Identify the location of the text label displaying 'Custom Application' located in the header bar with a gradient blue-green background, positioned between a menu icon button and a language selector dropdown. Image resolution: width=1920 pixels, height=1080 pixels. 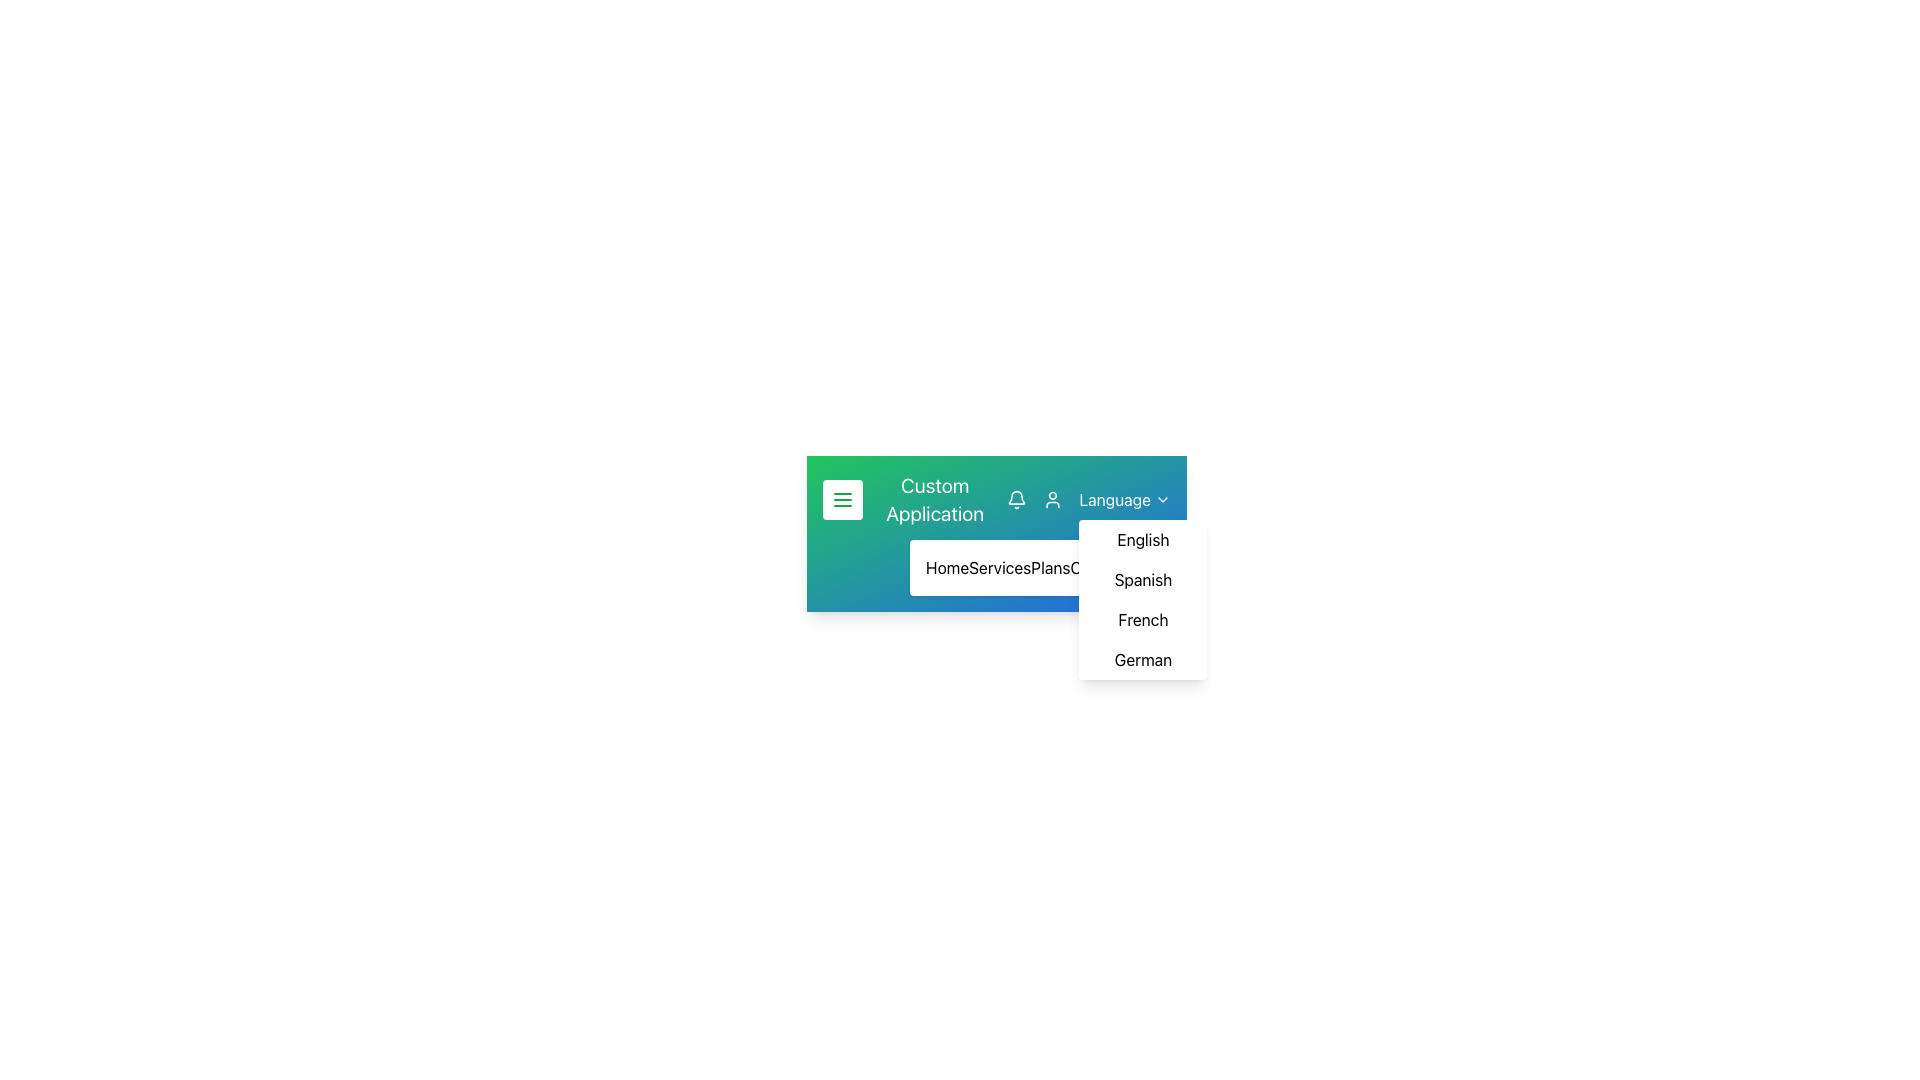
(934, 499).